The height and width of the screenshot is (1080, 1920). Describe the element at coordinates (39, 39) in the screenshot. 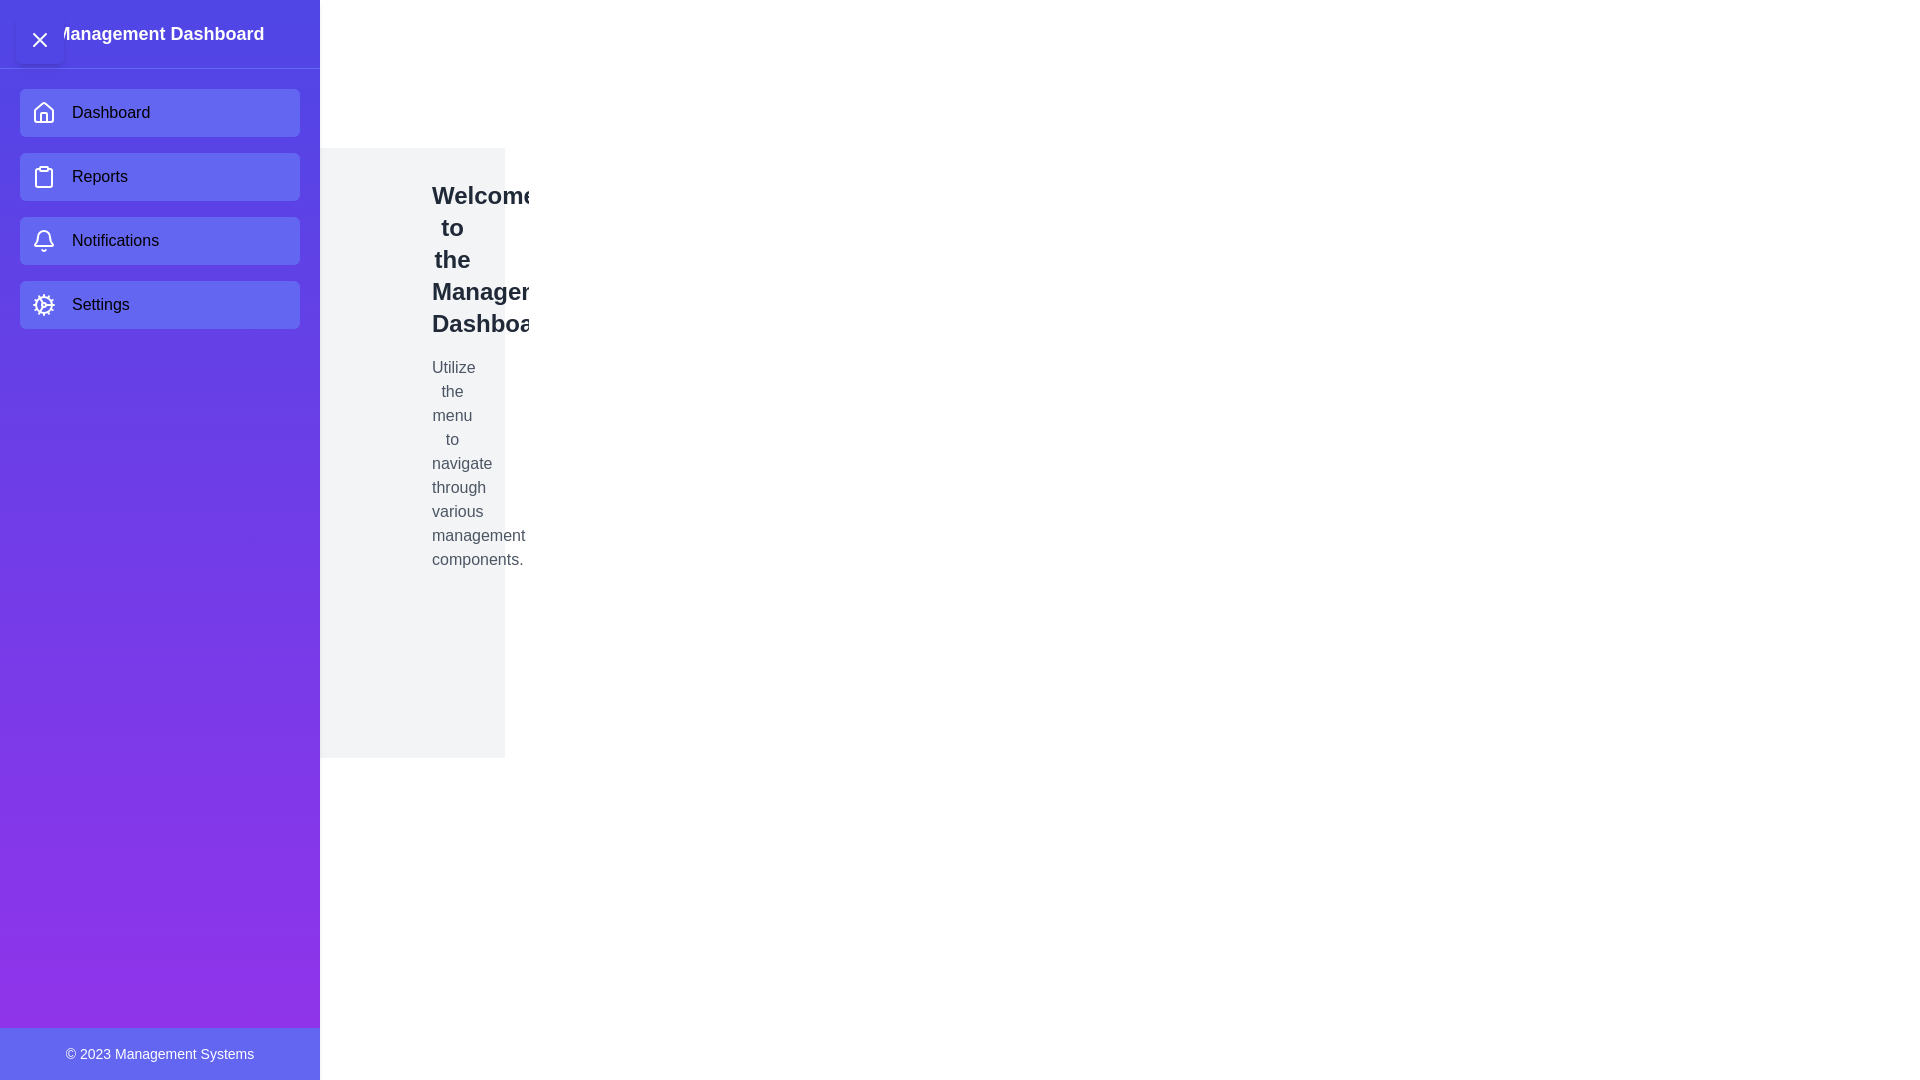

I see `the close button located in the top-left corner of the application layout` at that location.